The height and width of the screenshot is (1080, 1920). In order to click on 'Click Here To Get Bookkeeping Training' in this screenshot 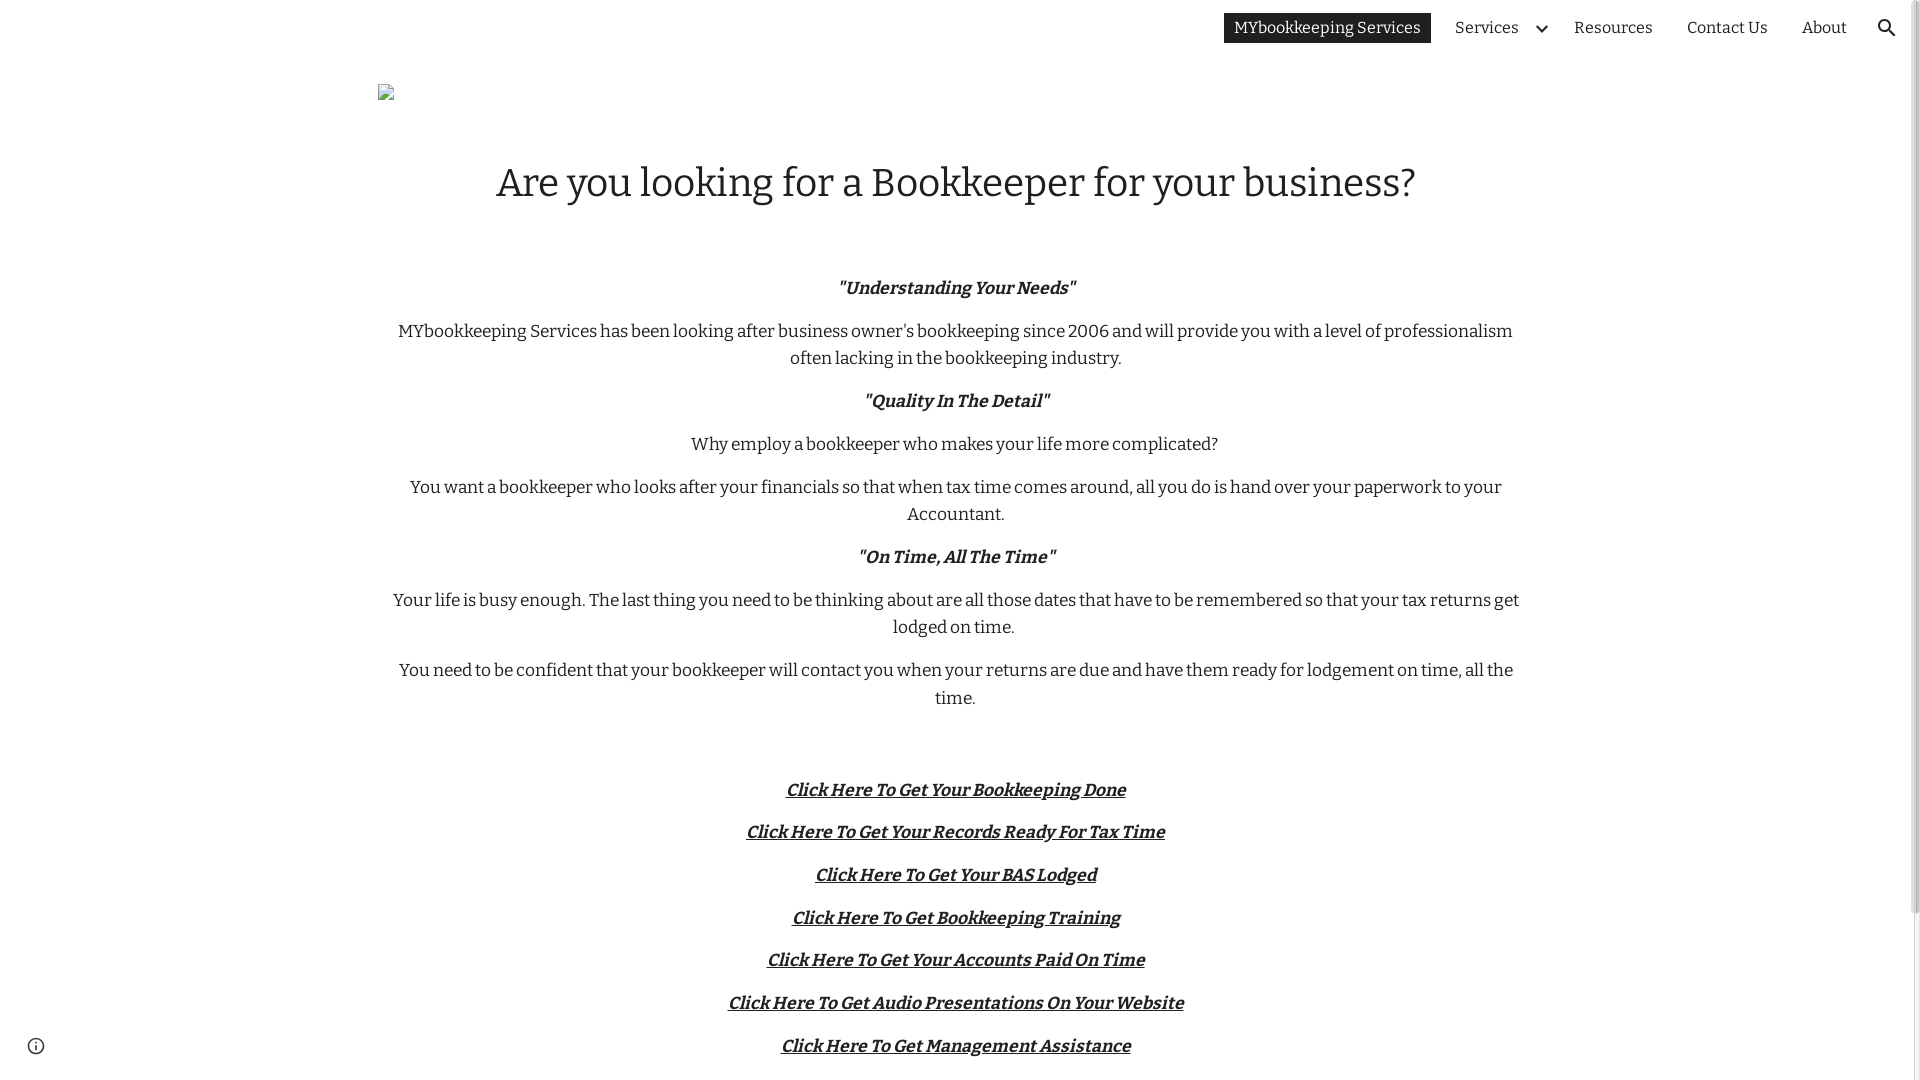, I will do `click(954, 918)`.